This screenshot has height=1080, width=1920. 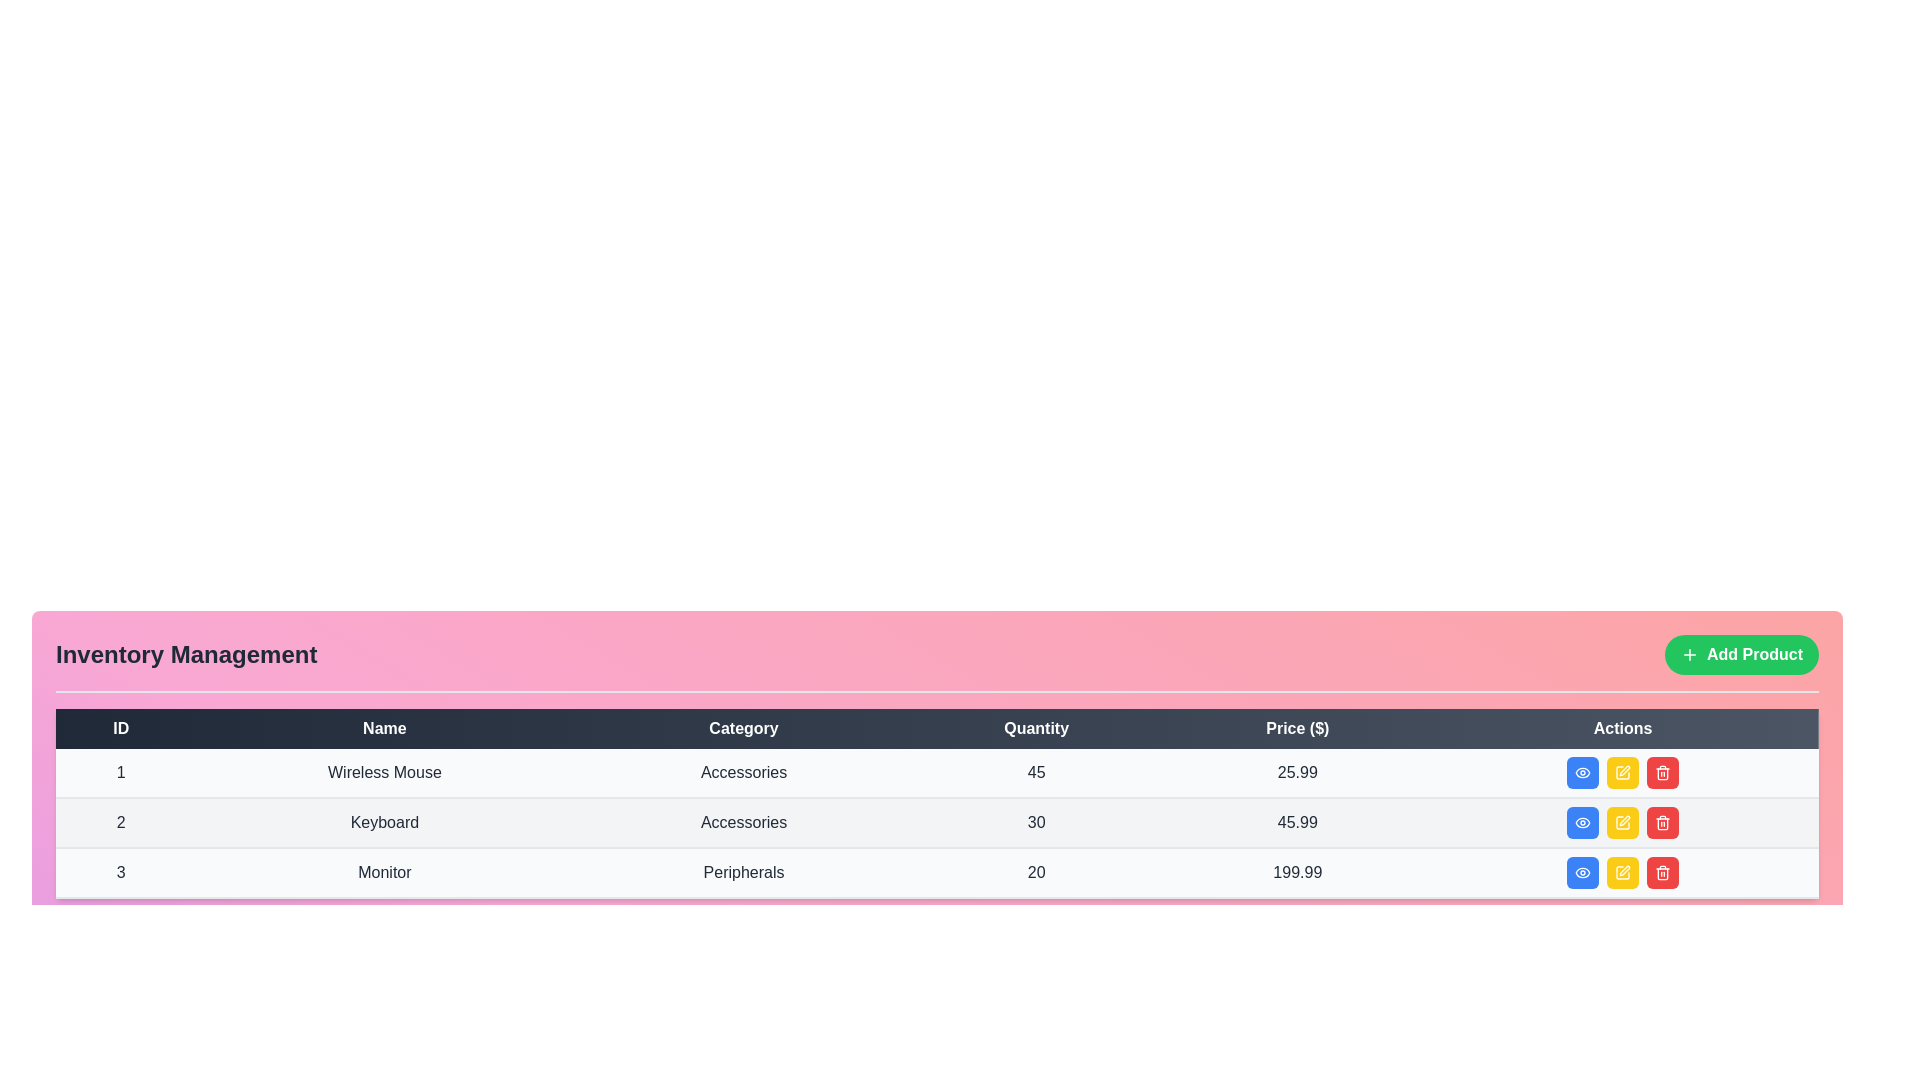 I want to click on the static text label element displaying 'ID', which is in bold white font on a dark background, located in the upper-left portion of the tabular header row, so click(x=120, y=729).